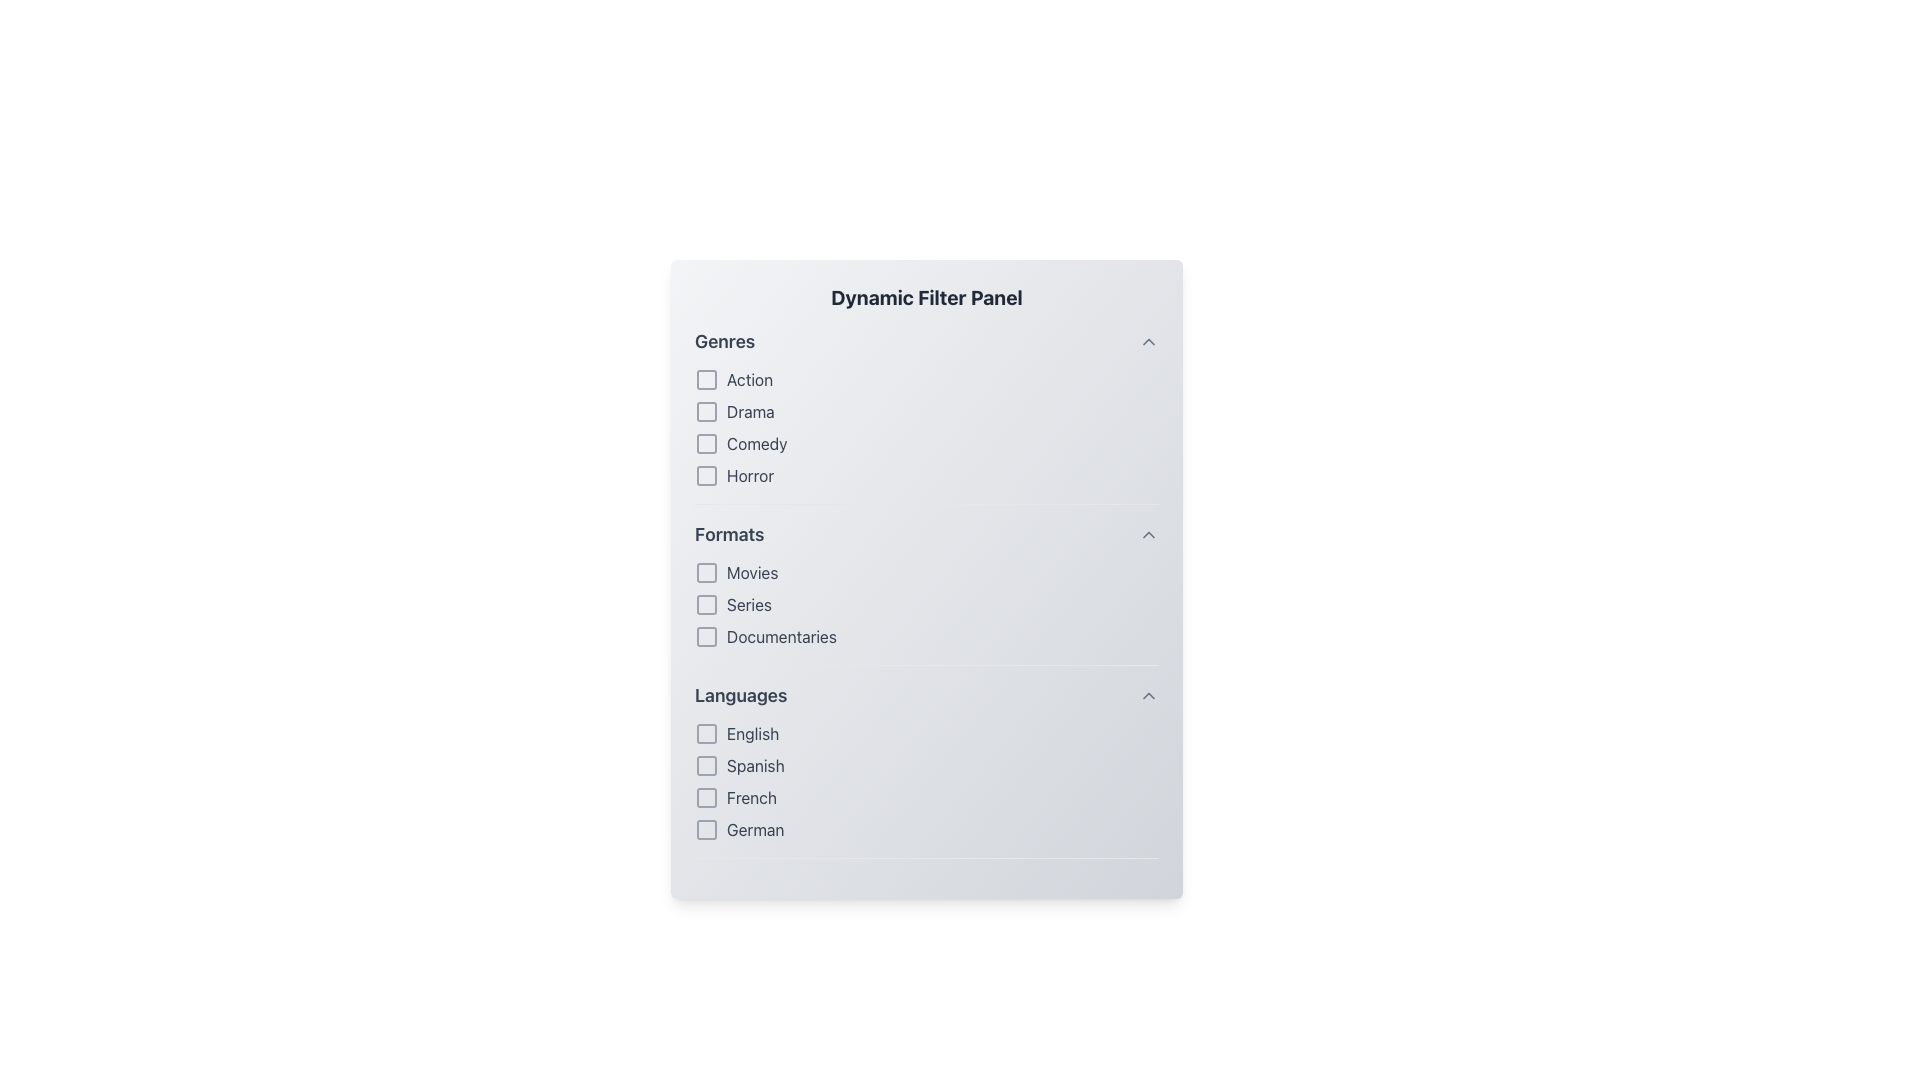 This screenshot has width=1920, height=1080. Describe the element at coordinates (706, 475) in the screenshot. I see `the checkbox for the 'Horror' genre filter` at that location.